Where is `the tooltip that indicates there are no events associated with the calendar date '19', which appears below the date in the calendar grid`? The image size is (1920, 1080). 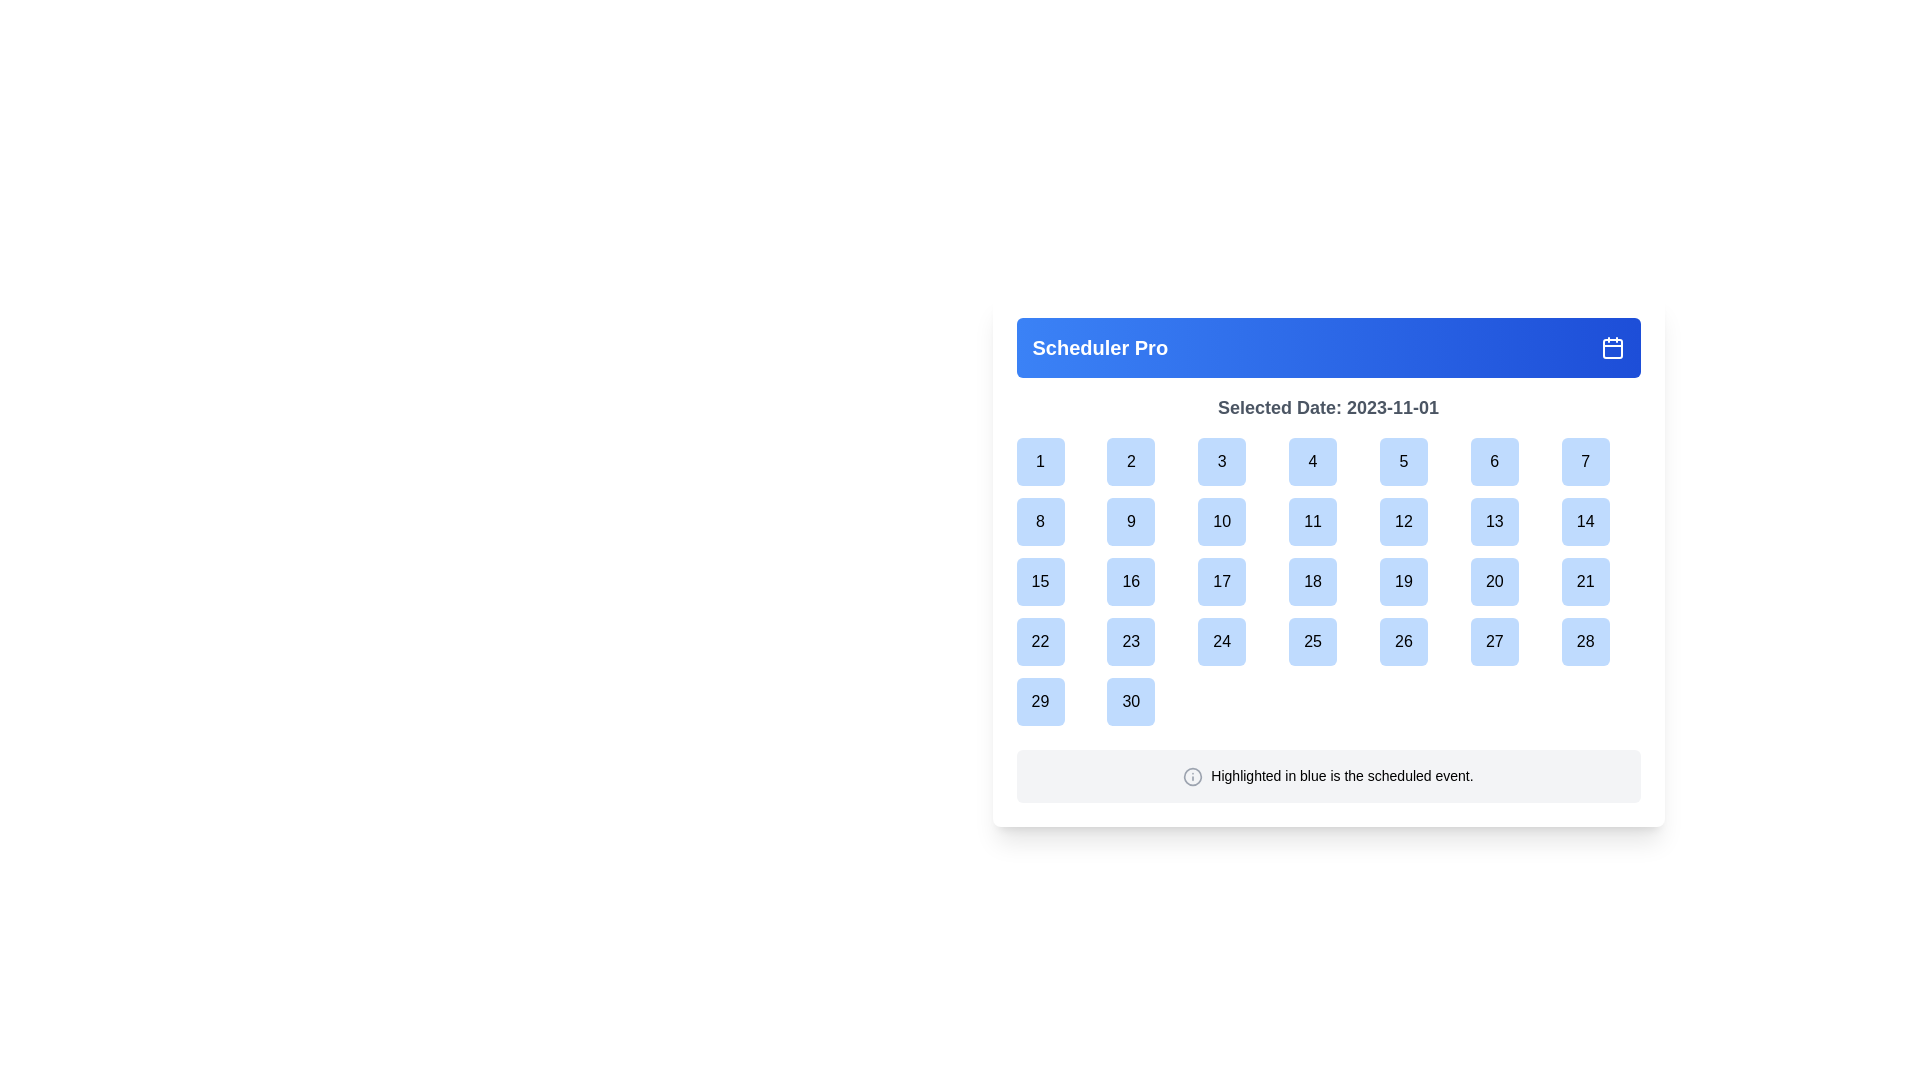
the tooltip that indicates there are no events associated with the calendar date '19', which appears below the date in the calendar grid is located at coordinates (1420, 563).